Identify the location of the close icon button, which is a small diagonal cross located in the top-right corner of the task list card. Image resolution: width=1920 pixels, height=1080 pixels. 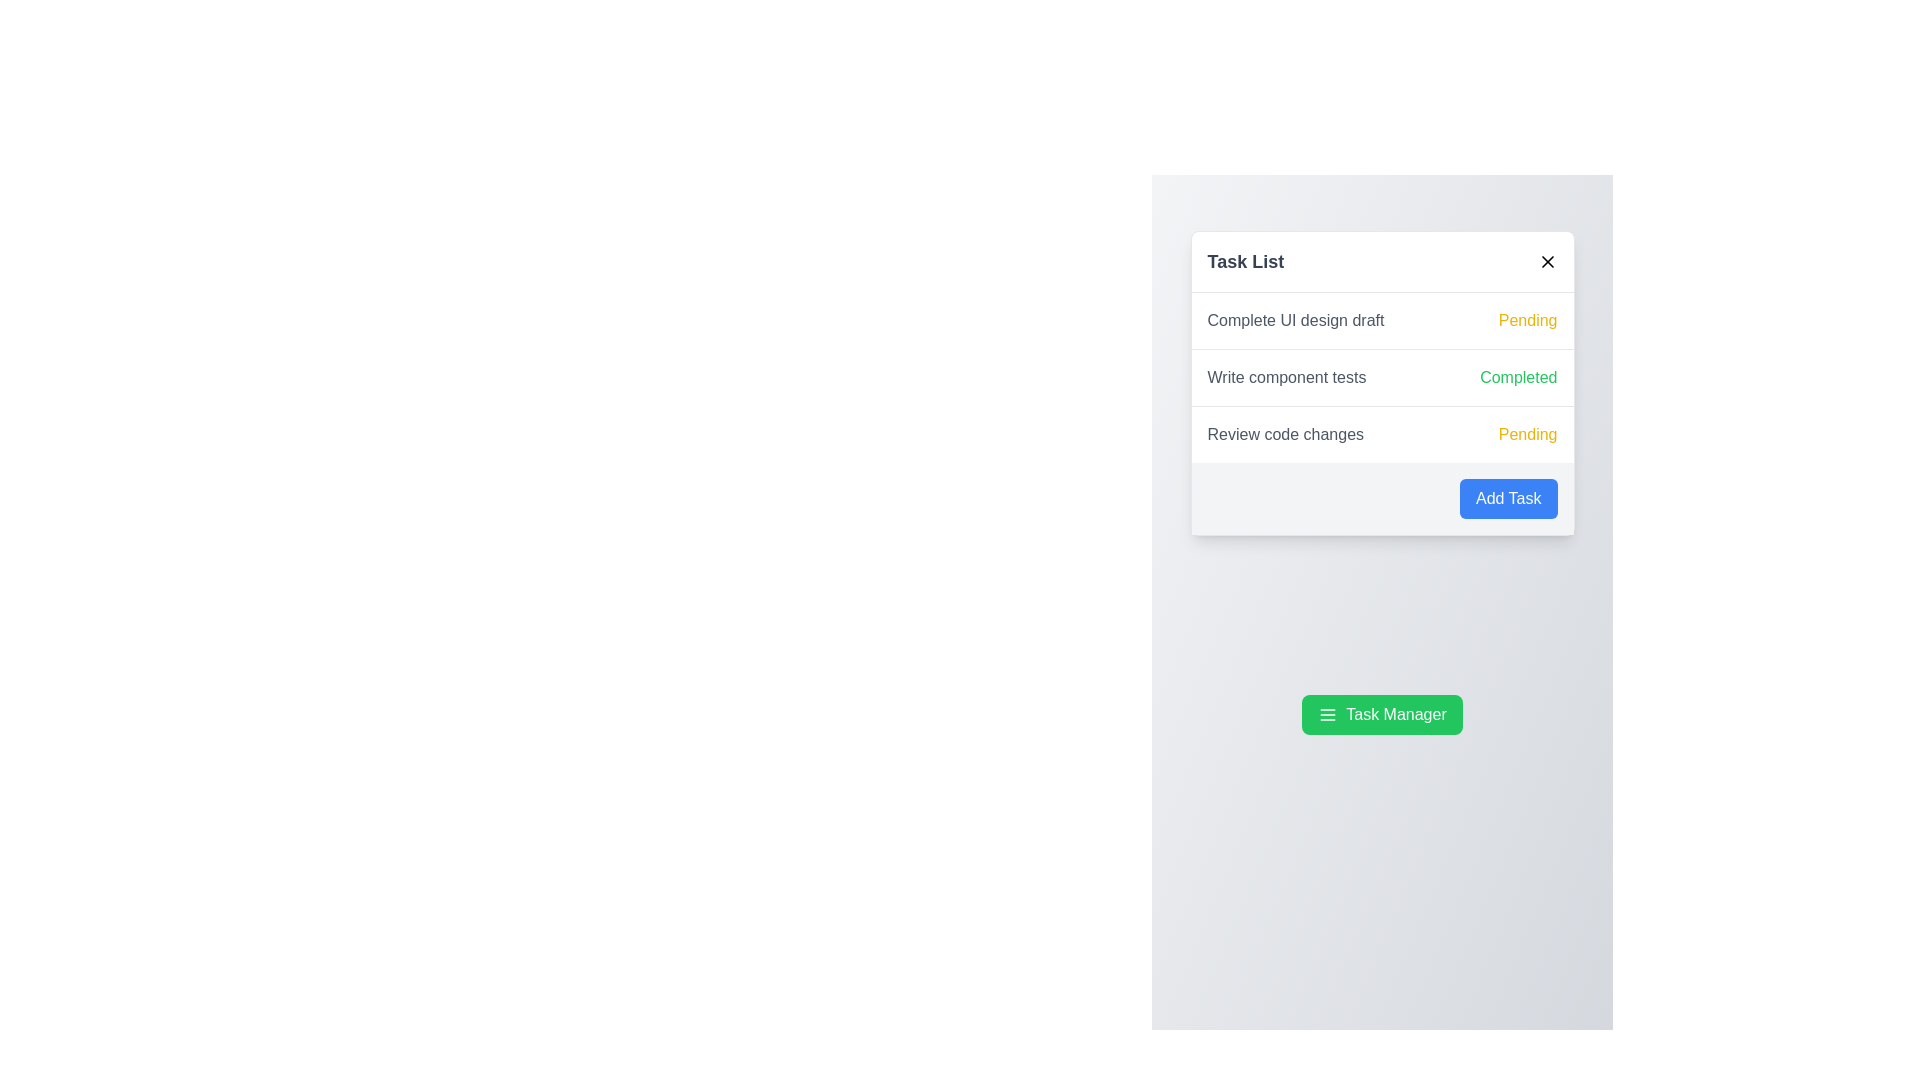
(1546, 261).